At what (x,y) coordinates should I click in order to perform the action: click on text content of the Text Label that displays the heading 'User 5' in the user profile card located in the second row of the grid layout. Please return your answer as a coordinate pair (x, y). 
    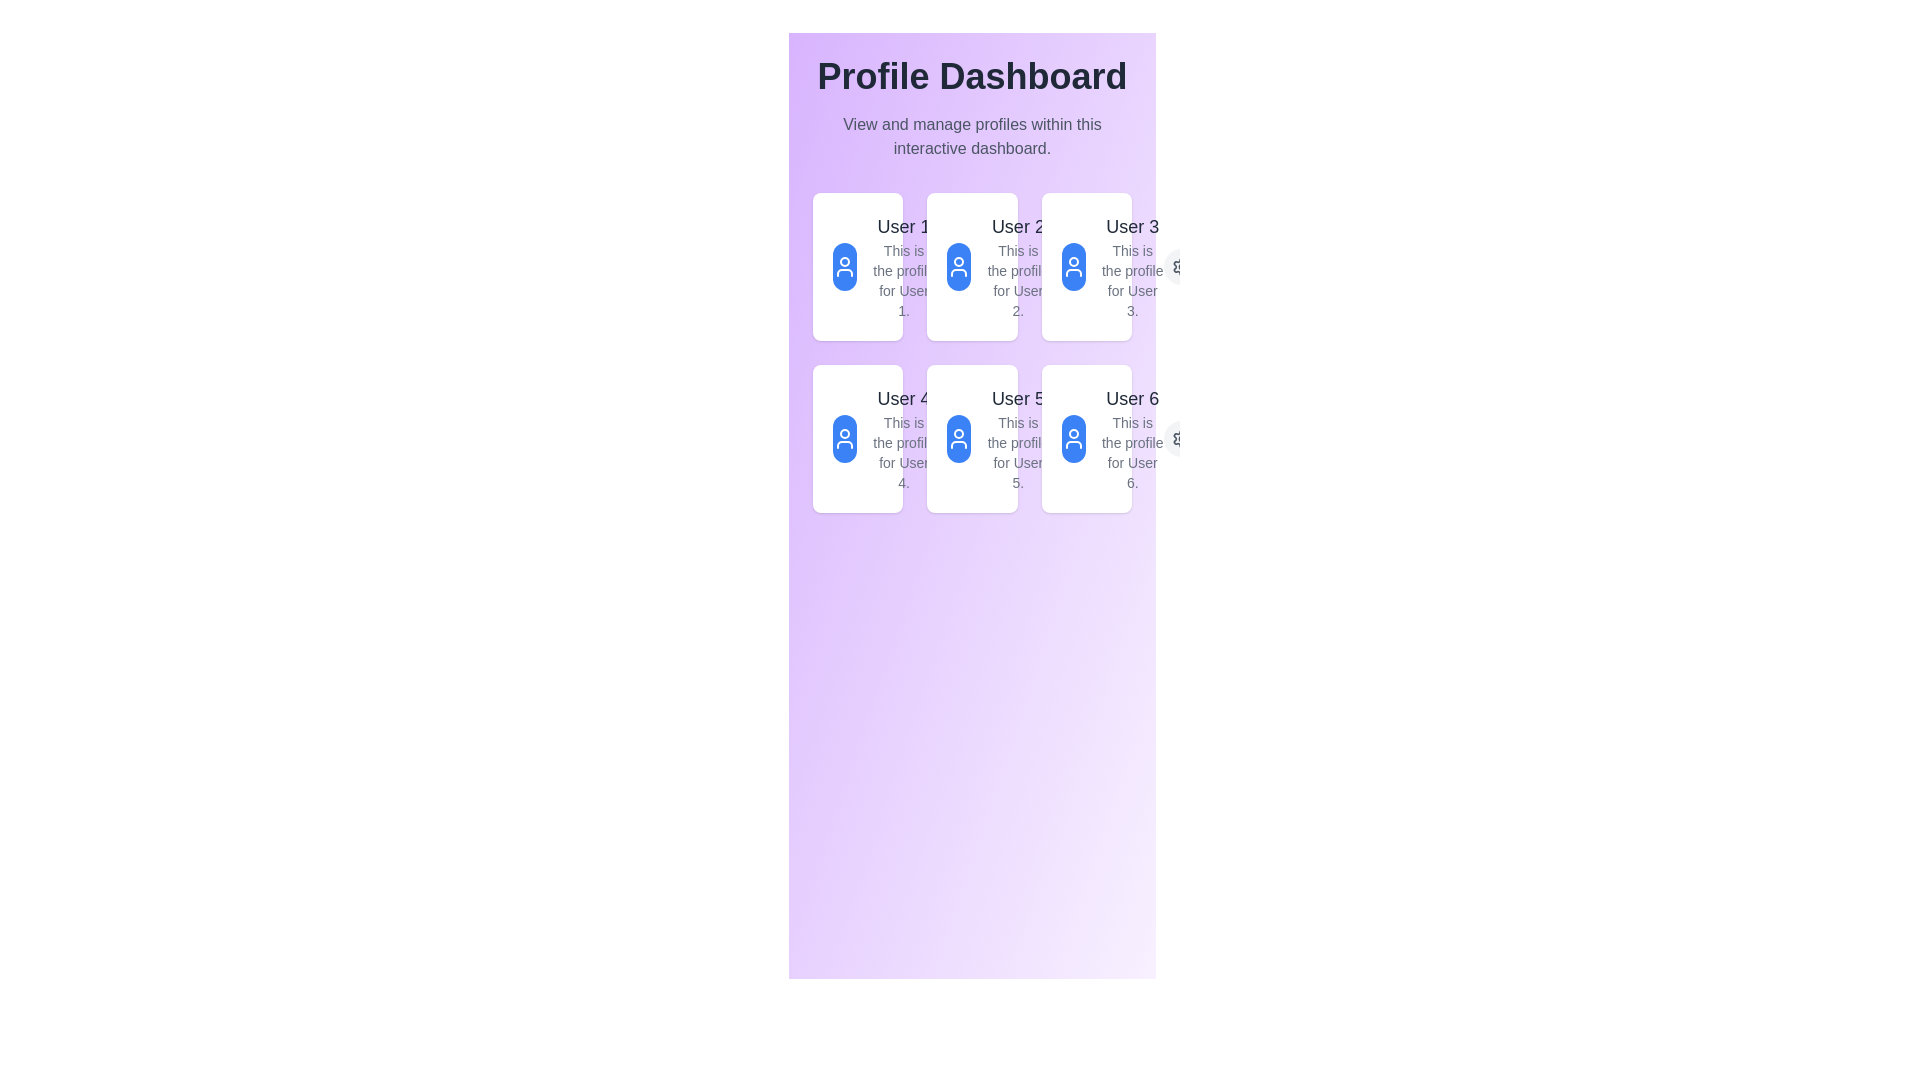
    Looking at the image, I should click on (1018, 398).